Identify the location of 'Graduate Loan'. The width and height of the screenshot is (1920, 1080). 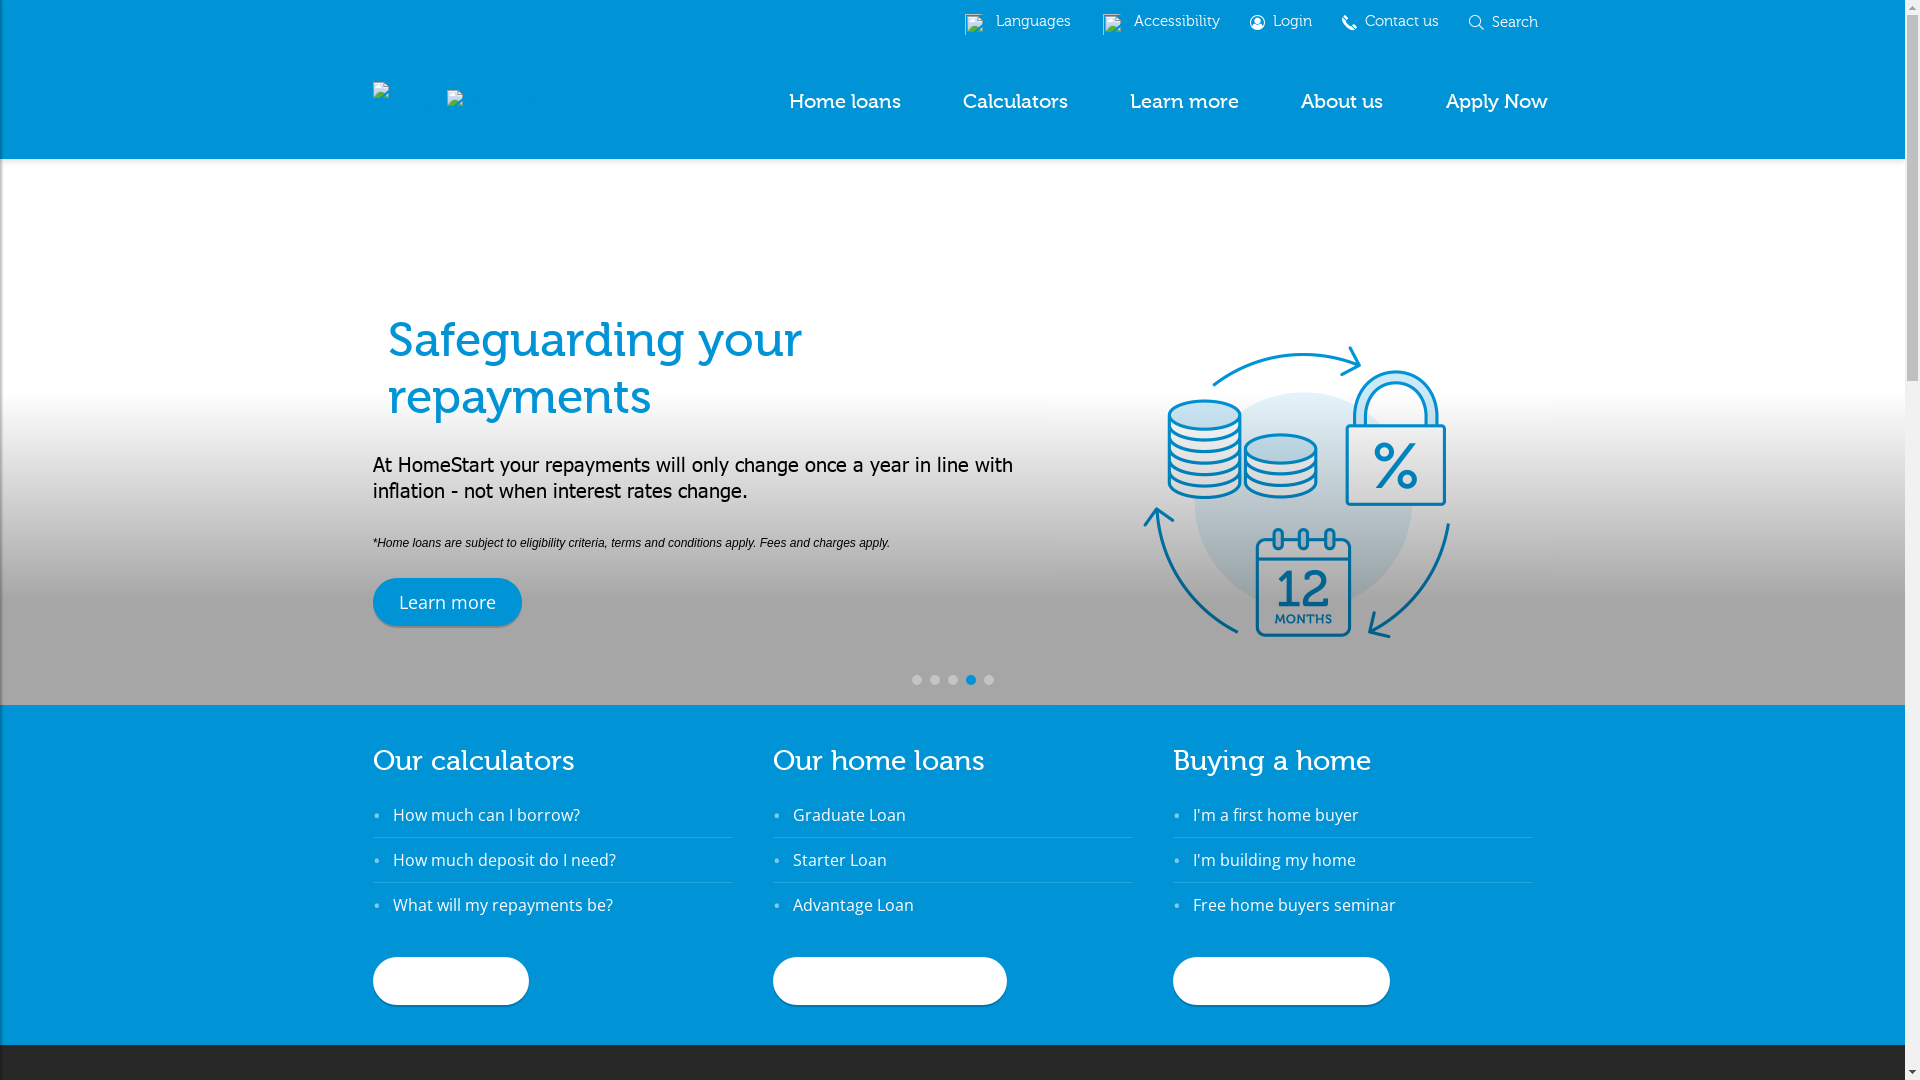
(848, 814).